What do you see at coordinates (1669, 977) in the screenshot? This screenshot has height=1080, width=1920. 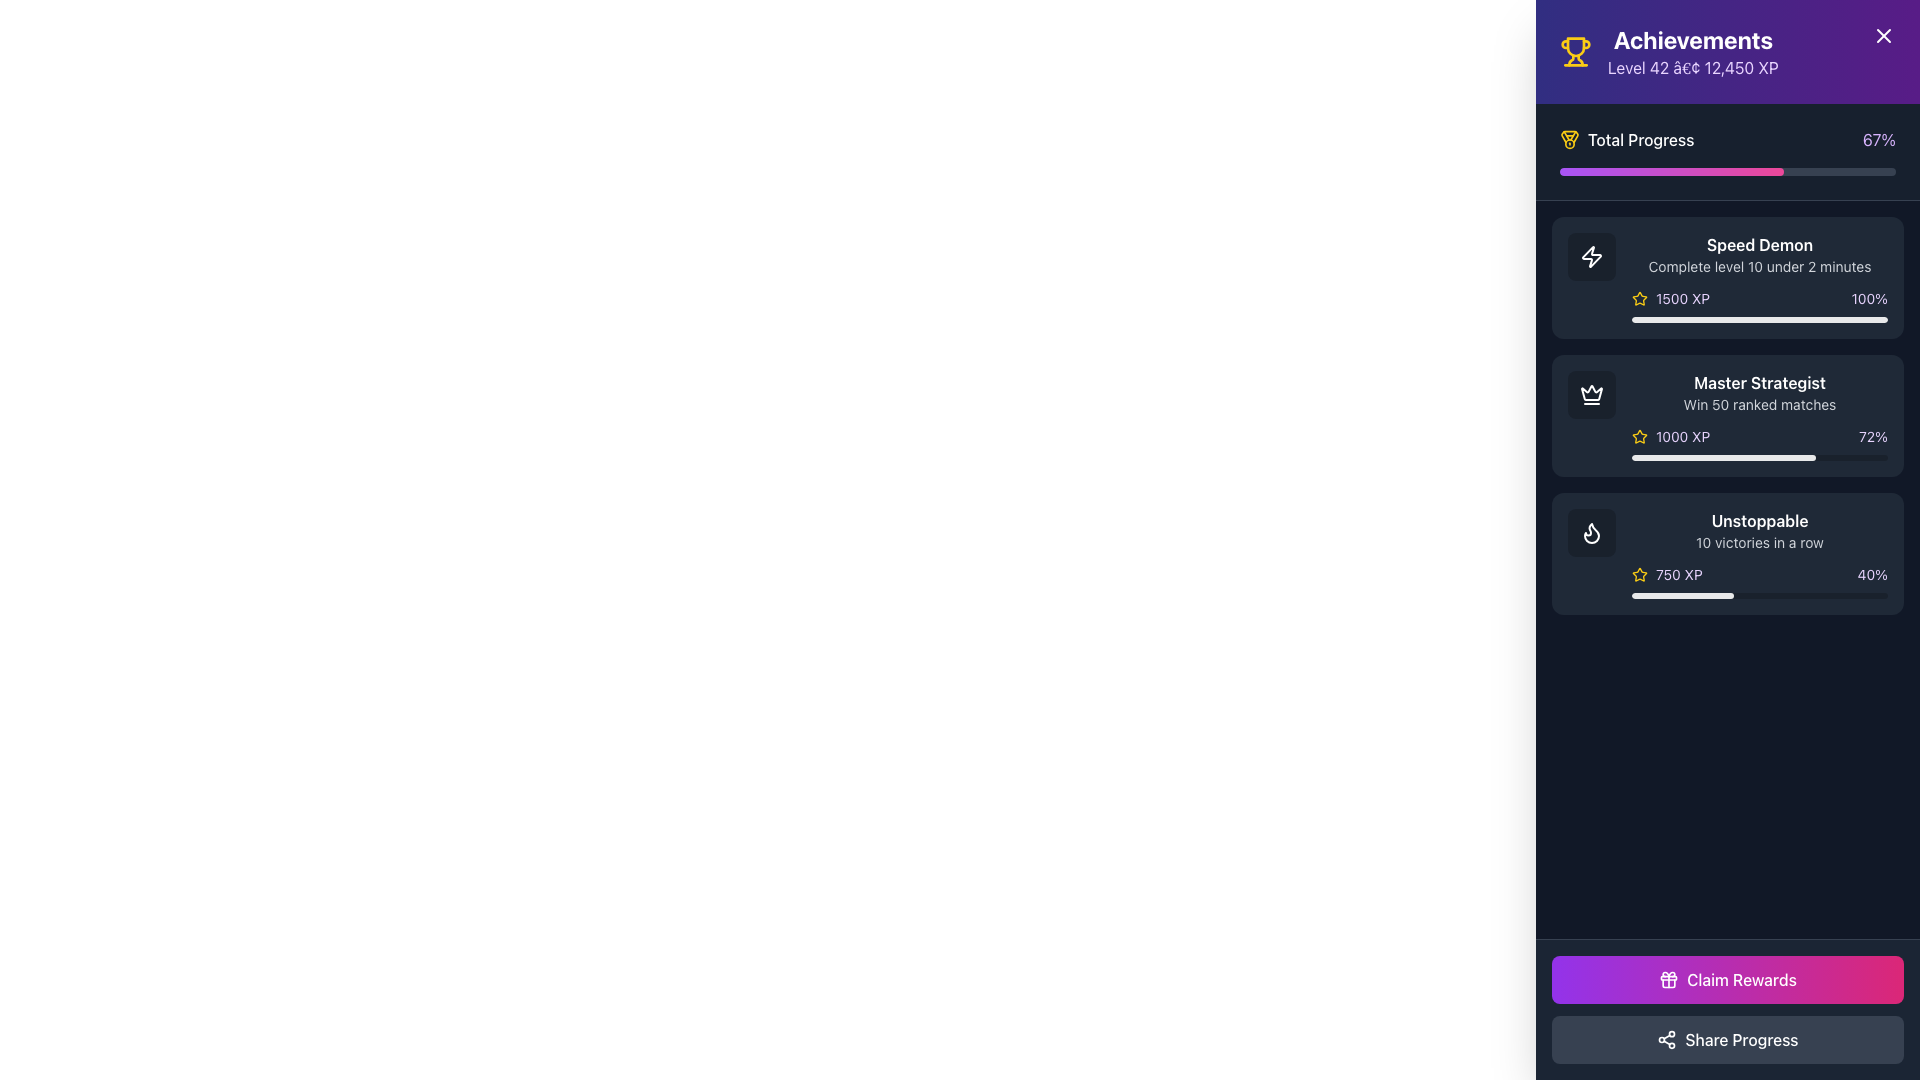 I see `the horizontal bar component of the gift icon located to the left of the 'Claim Rewards' button at the bottom of the interface` at bounding box center [1669, 977].